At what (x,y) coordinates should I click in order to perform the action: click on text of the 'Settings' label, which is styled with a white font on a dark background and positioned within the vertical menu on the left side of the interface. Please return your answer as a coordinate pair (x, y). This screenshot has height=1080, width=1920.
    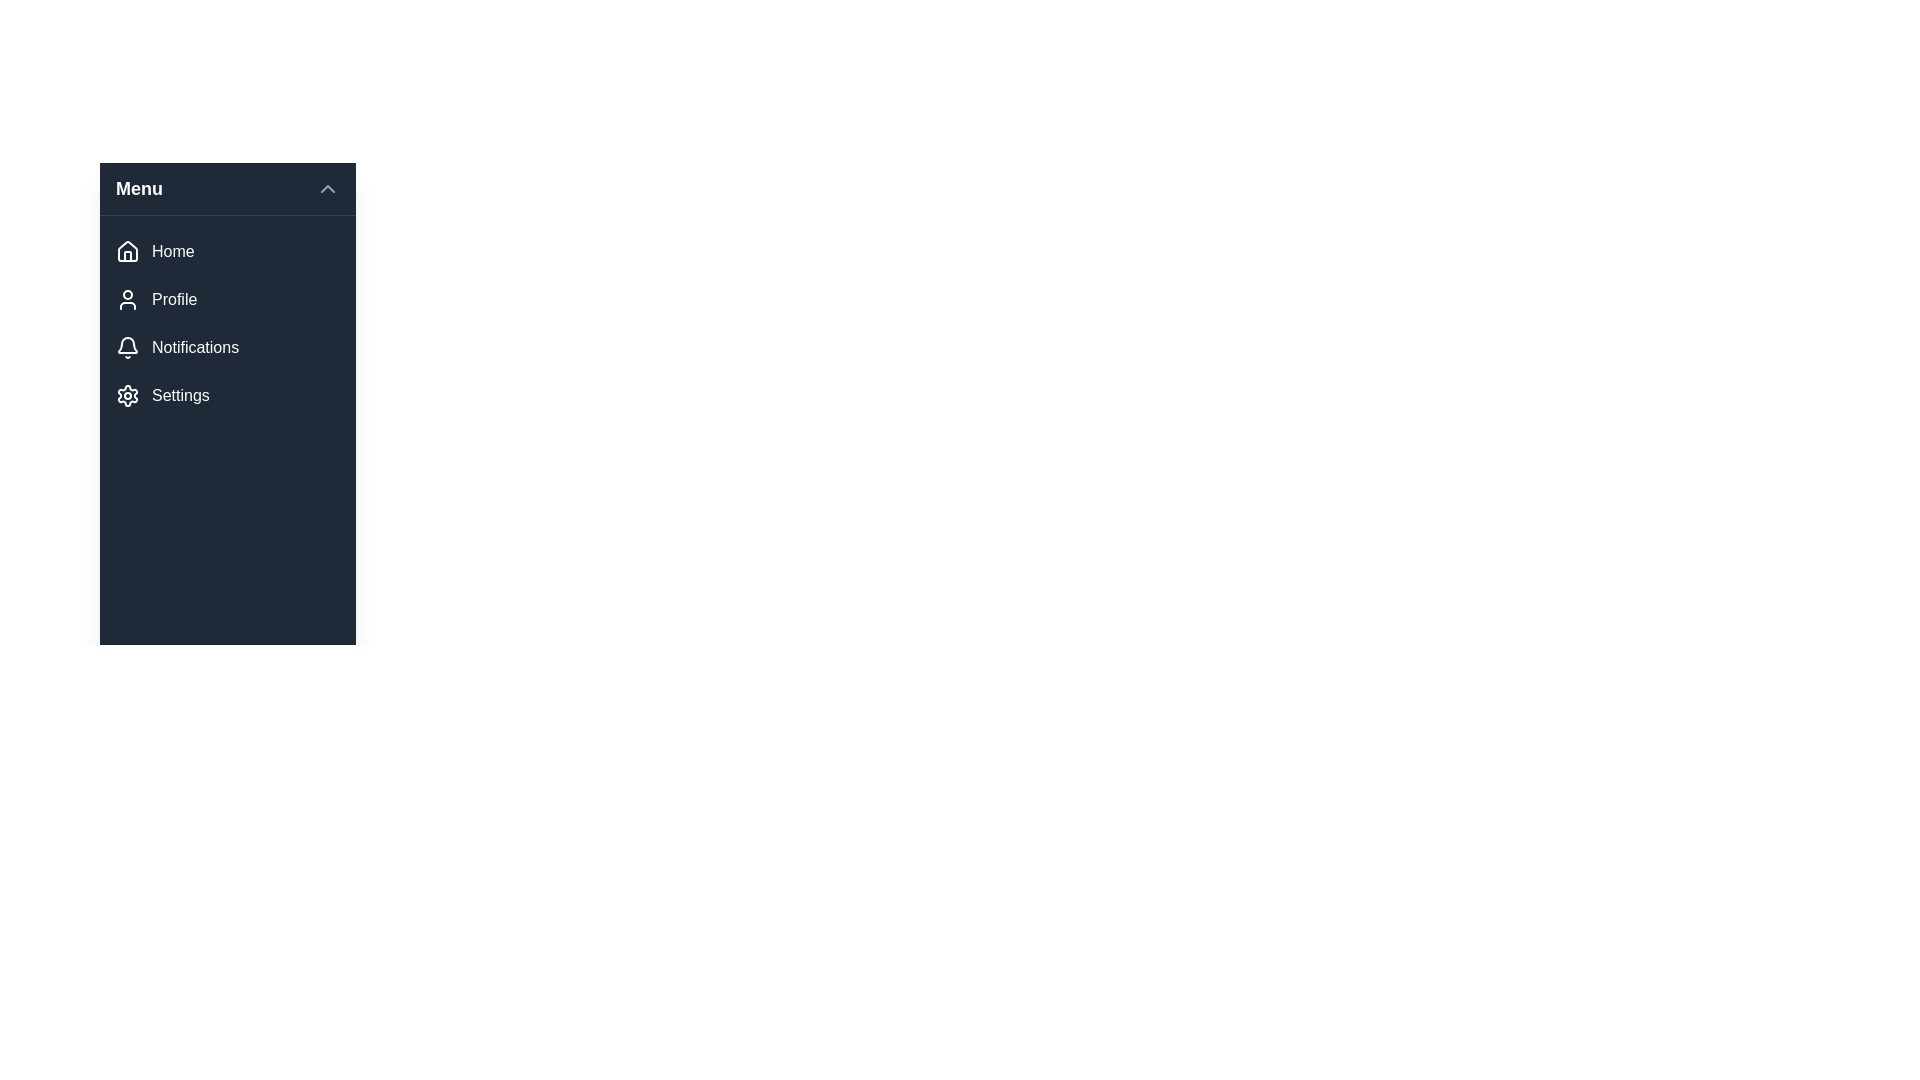
    Looking at the image, I should click on (180, 396).